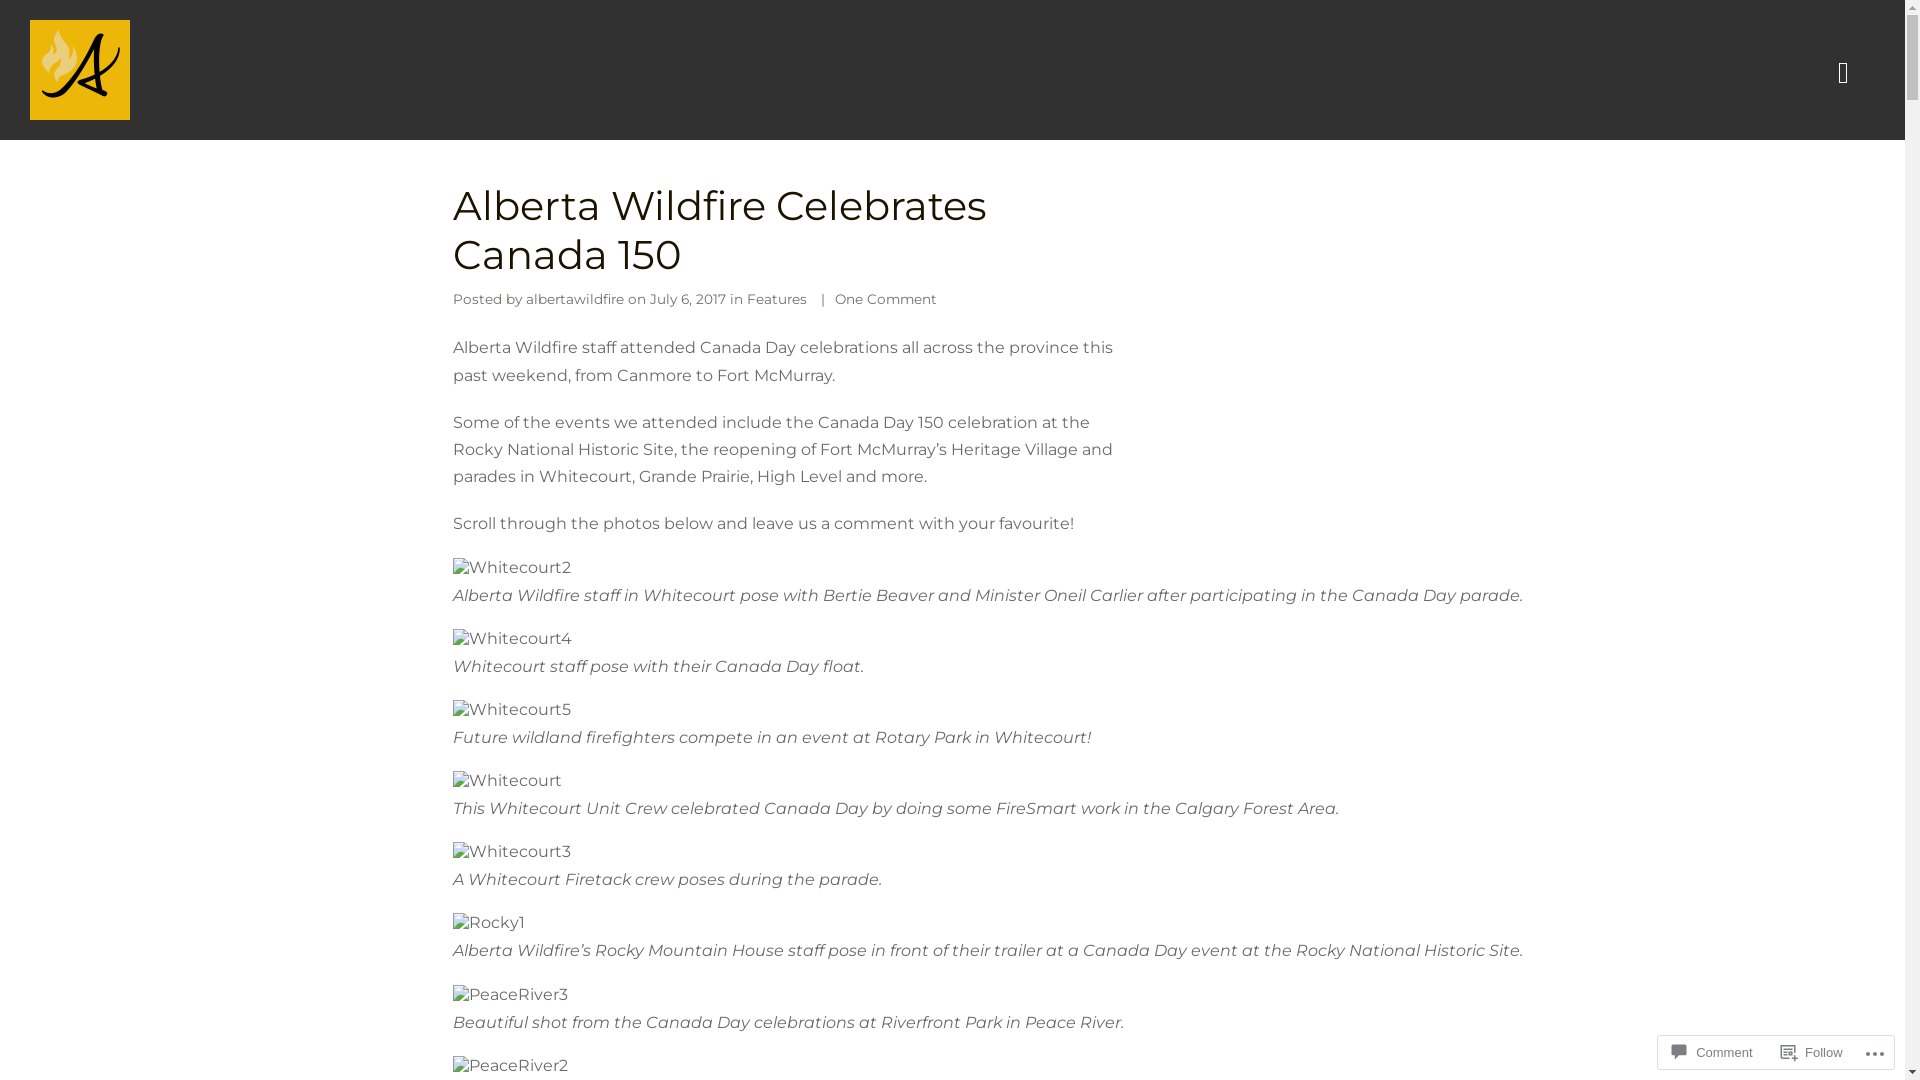 This screenshot has width=1920, height=1080. What do you see at coordinates (1812, 1051) in the screenshot?
I see `'Follow'` at bounding box center [1812, 1051].